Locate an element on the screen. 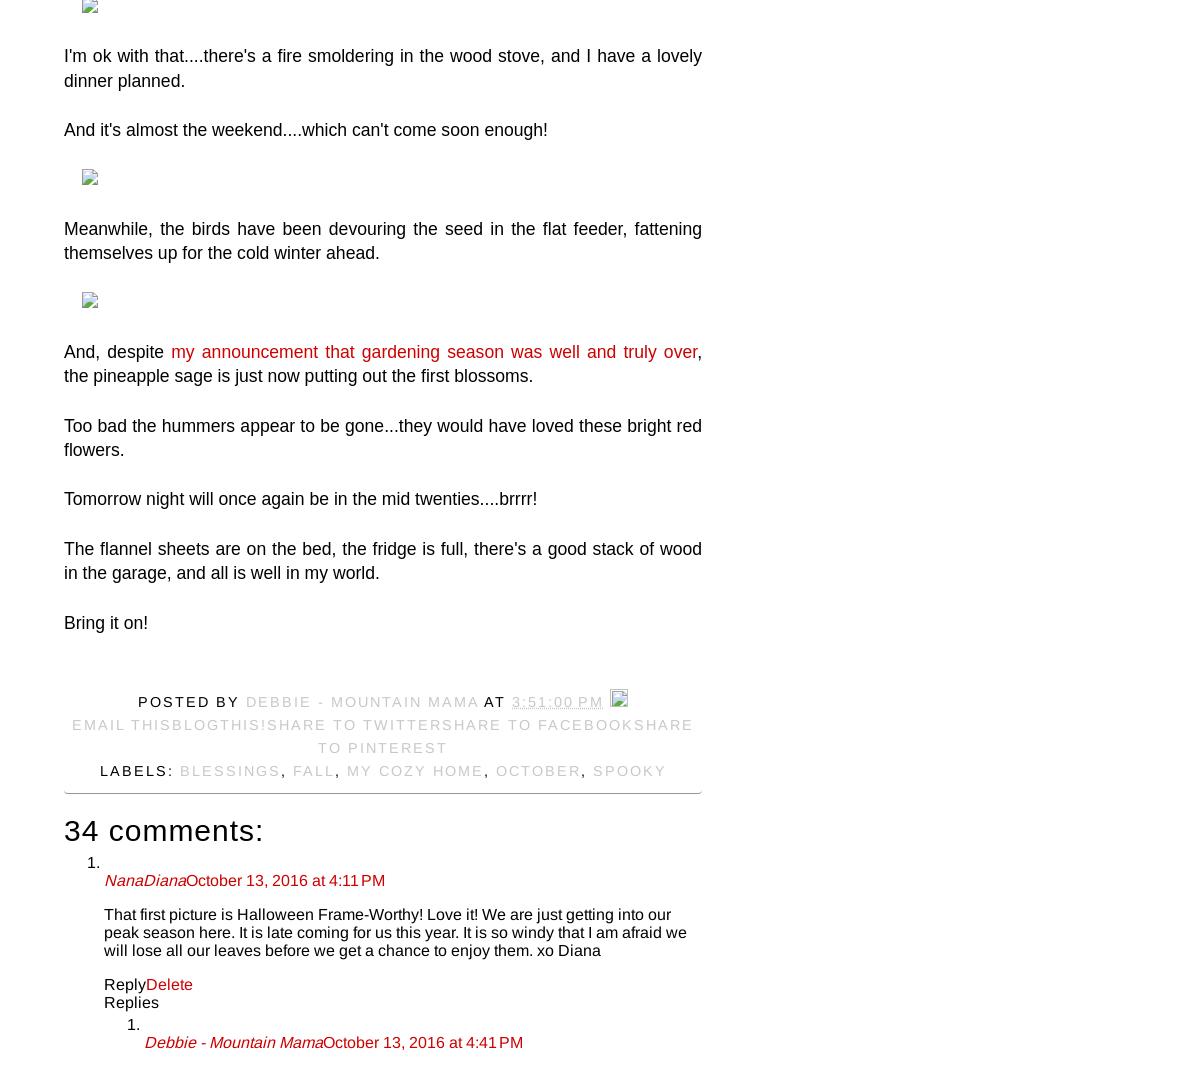  'my cozy home' is located at coordinates (345, 770).